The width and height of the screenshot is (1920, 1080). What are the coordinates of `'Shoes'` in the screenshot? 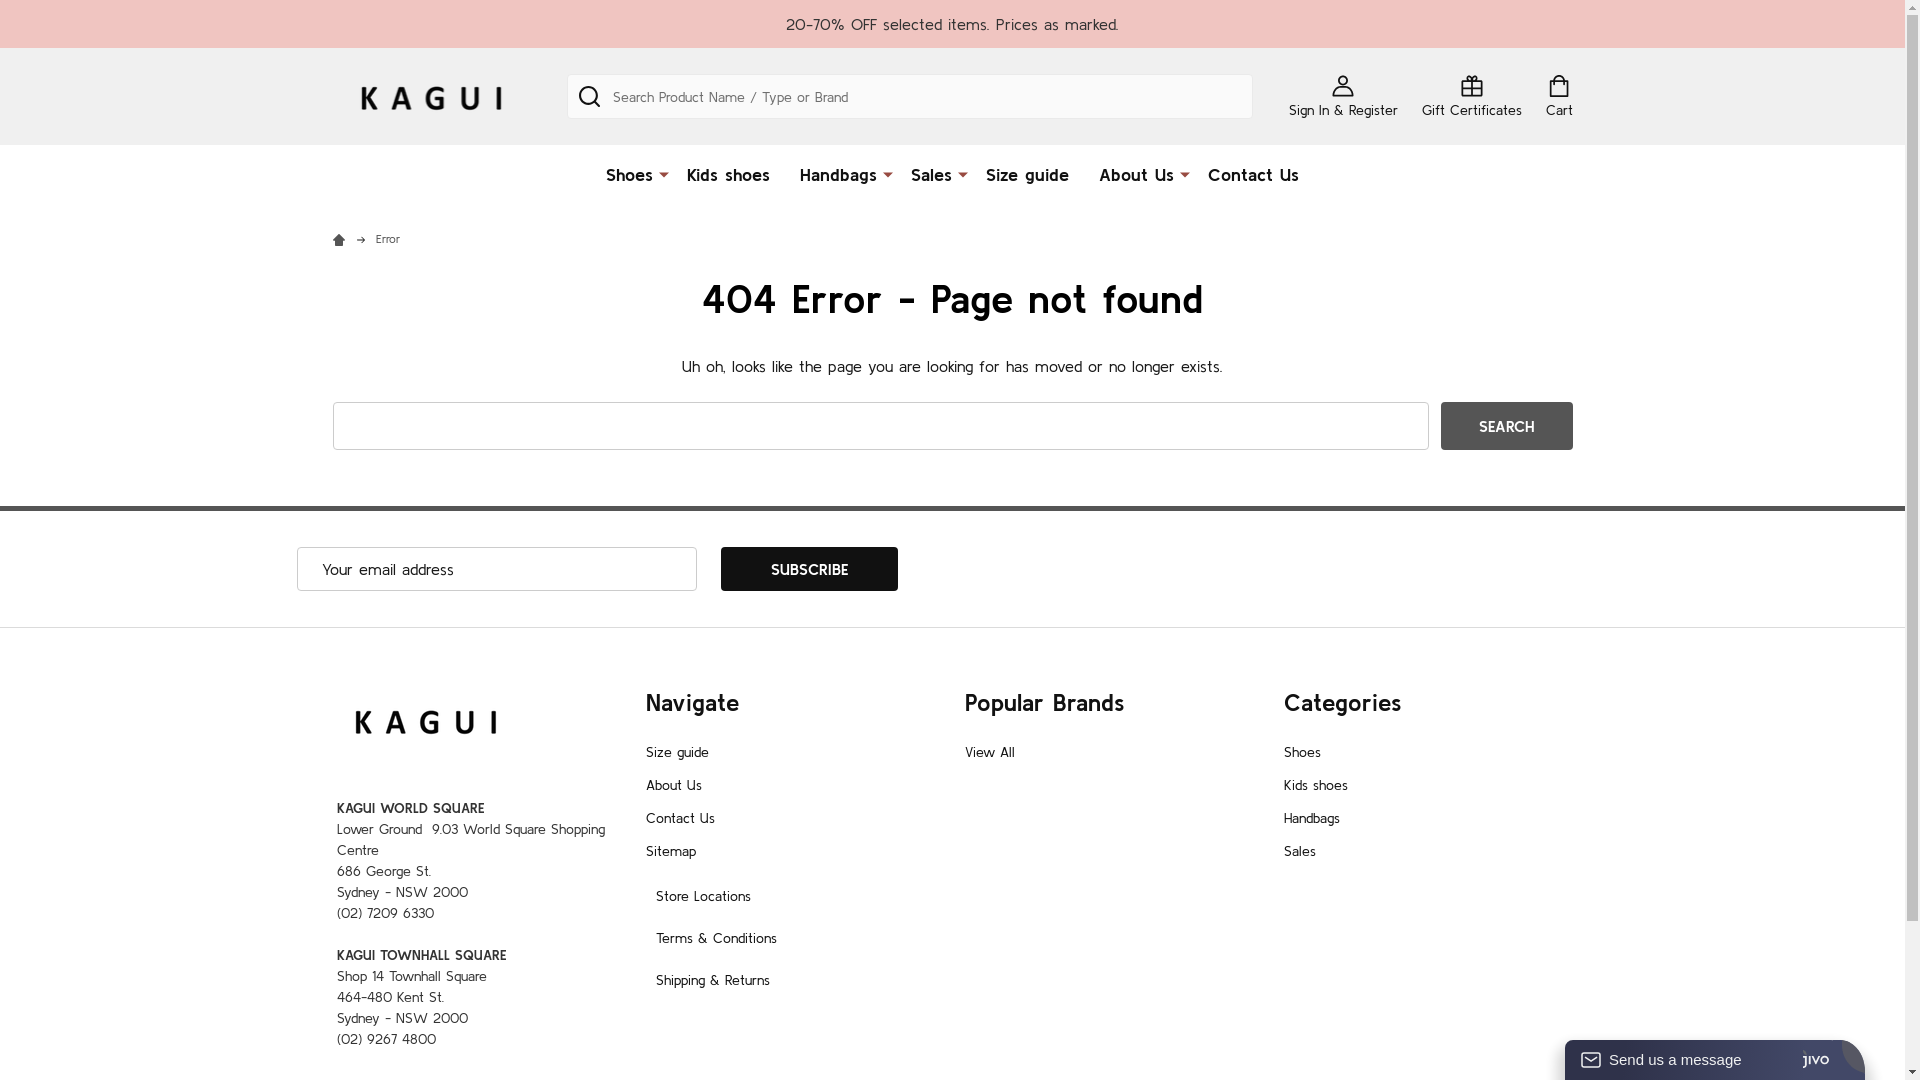 It's located at (1302, 752).